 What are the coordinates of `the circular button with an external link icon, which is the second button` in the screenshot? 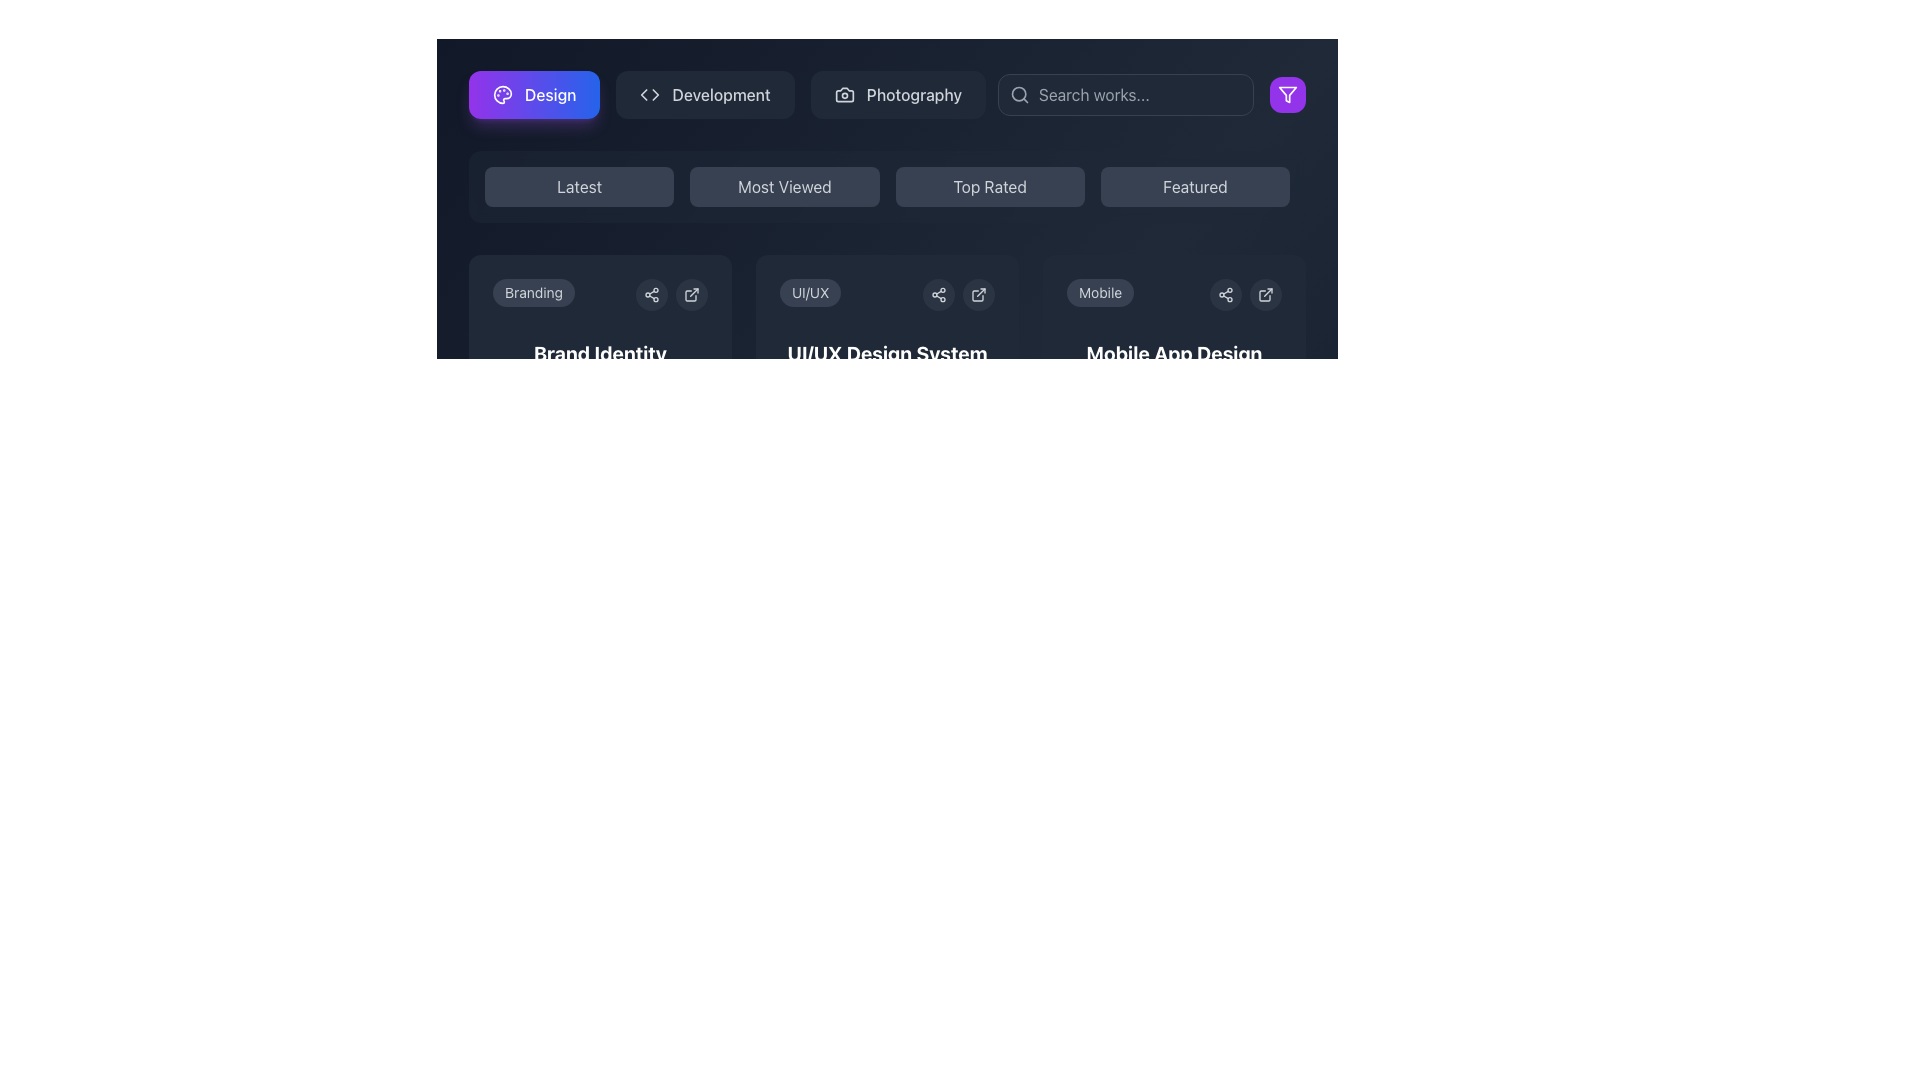 It's located at (979, 294).